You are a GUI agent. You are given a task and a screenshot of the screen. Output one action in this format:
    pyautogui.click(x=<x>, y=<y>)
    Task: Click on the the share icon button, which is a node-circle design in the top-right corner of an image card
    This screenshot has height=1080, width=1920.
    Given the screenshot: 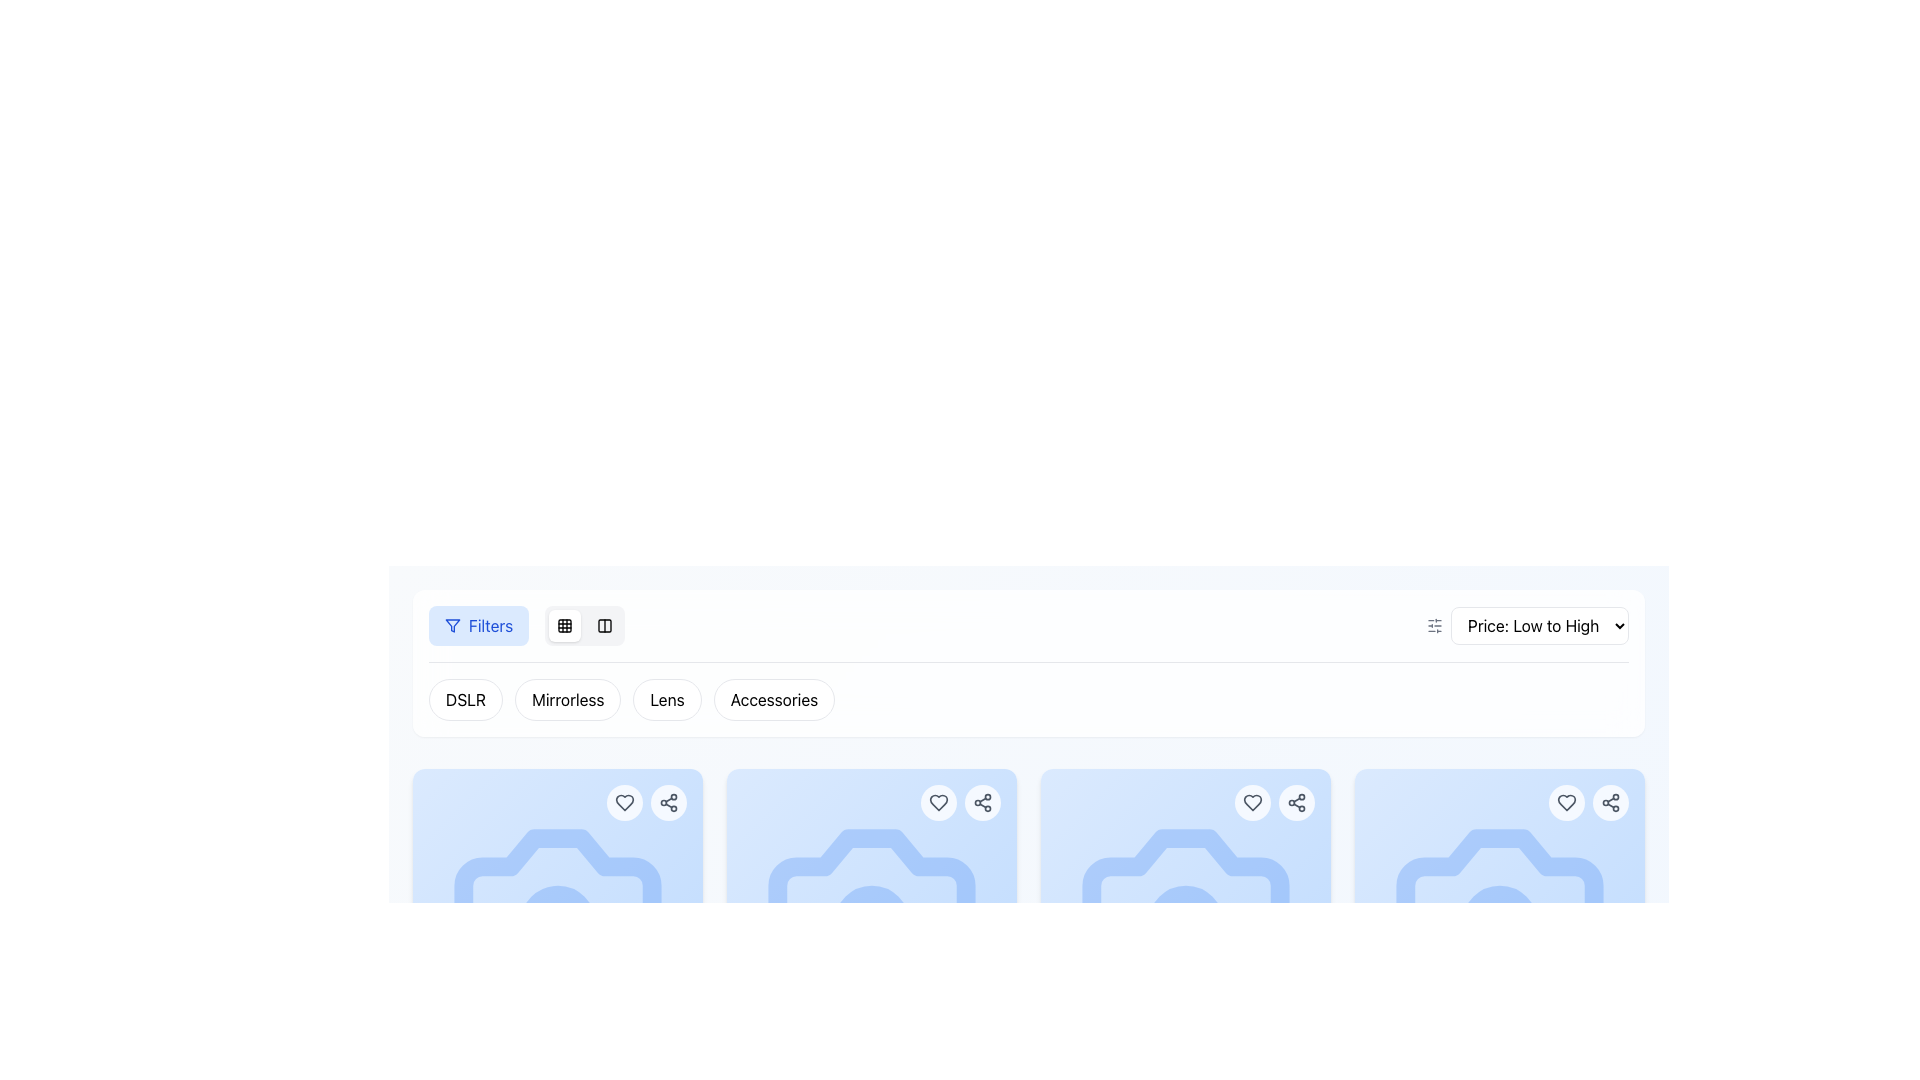 What is the action you would take?
    pyautogui.click(x=668, y=801)
    